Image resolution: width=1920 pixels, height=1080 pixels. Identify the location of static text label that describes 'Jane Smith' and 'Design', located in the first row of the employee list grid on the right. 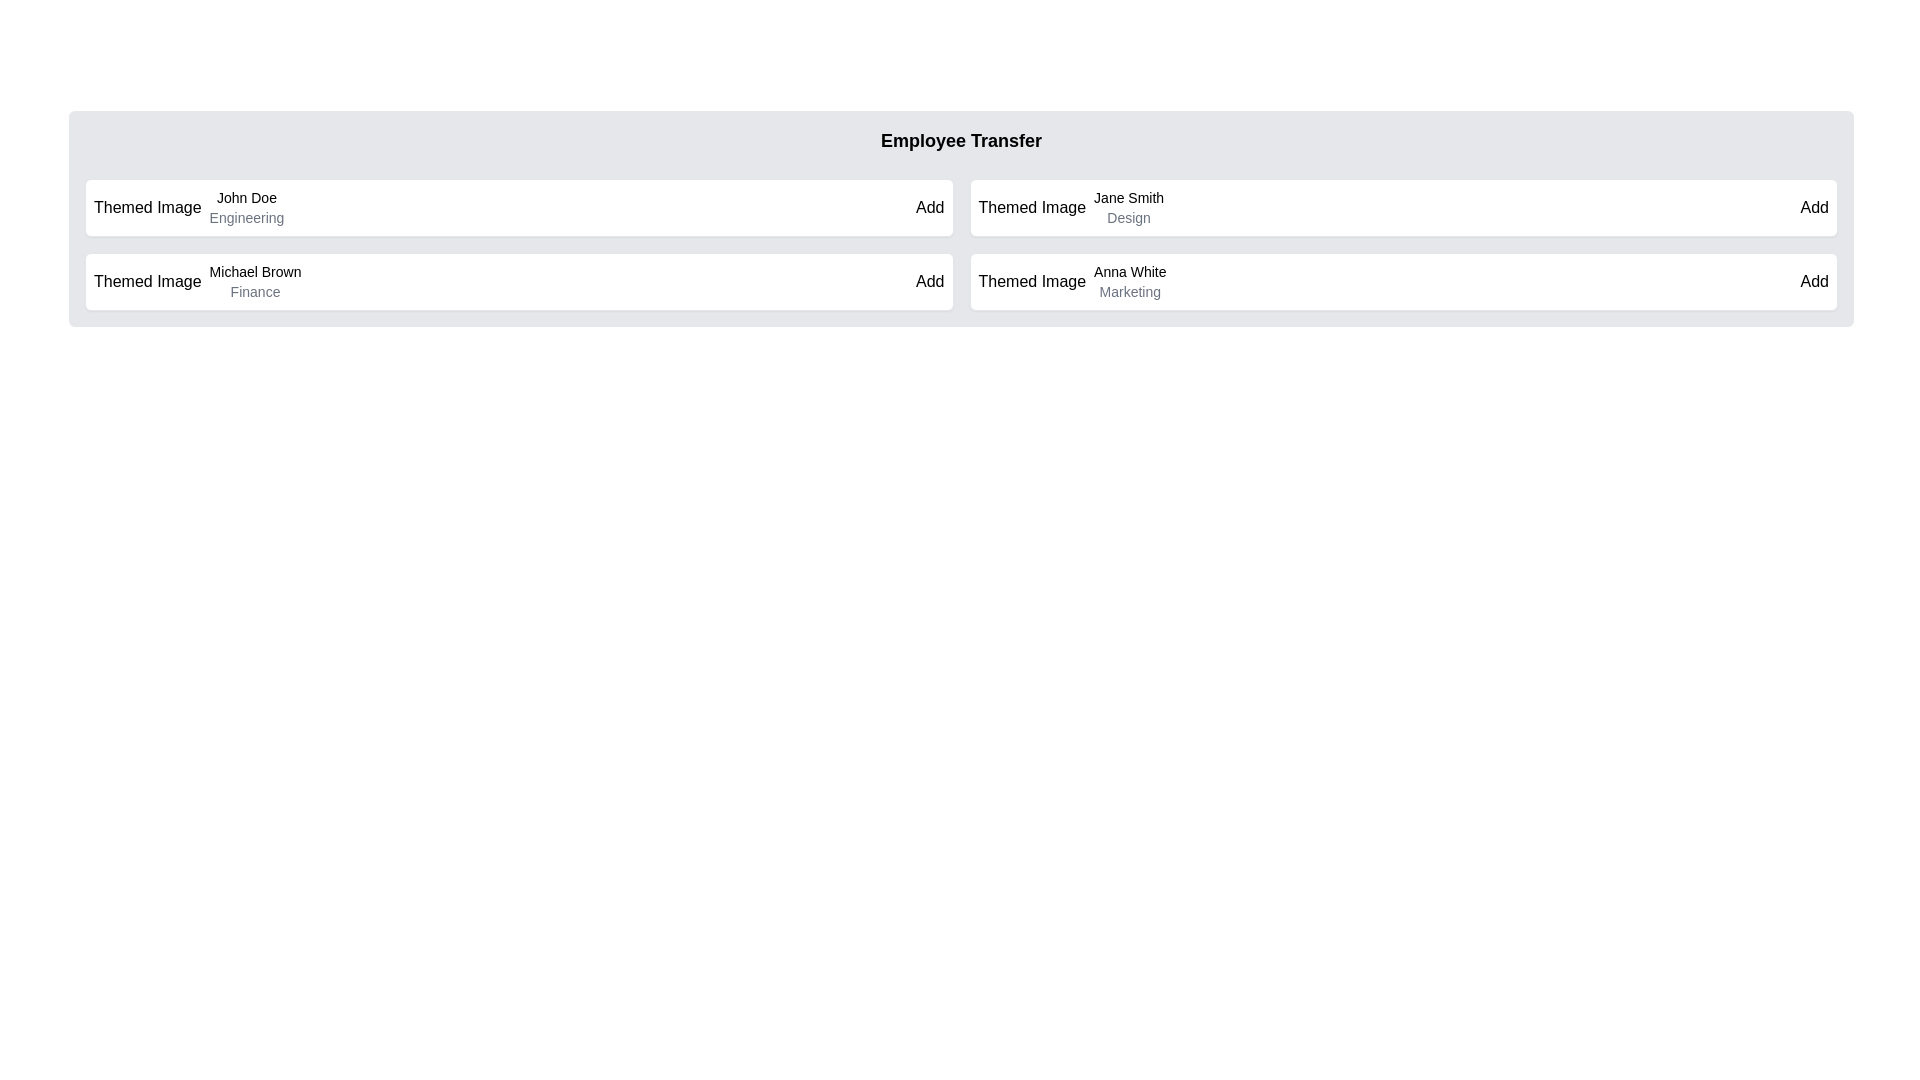
(1032, 208).